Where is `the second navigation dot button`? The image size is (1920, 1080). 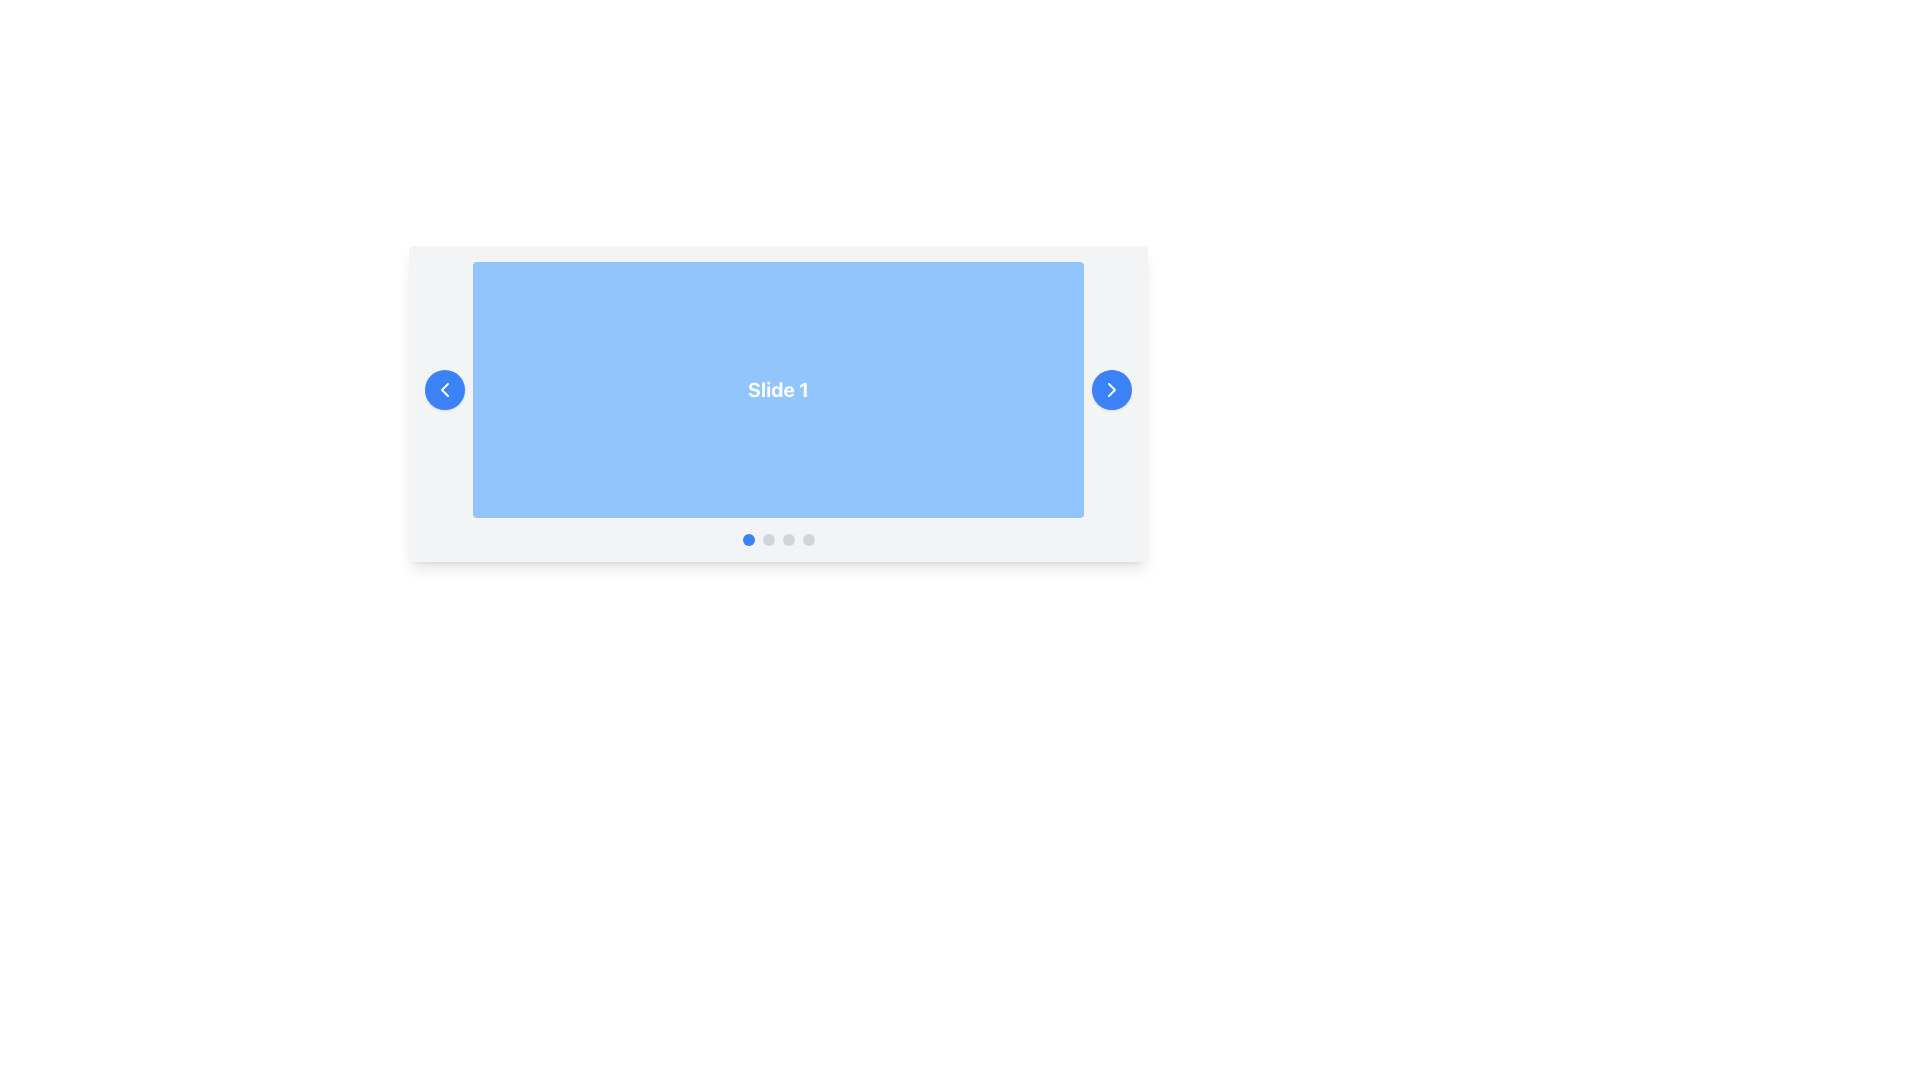
the second navigation dot button is located at coordinates (767, 540).